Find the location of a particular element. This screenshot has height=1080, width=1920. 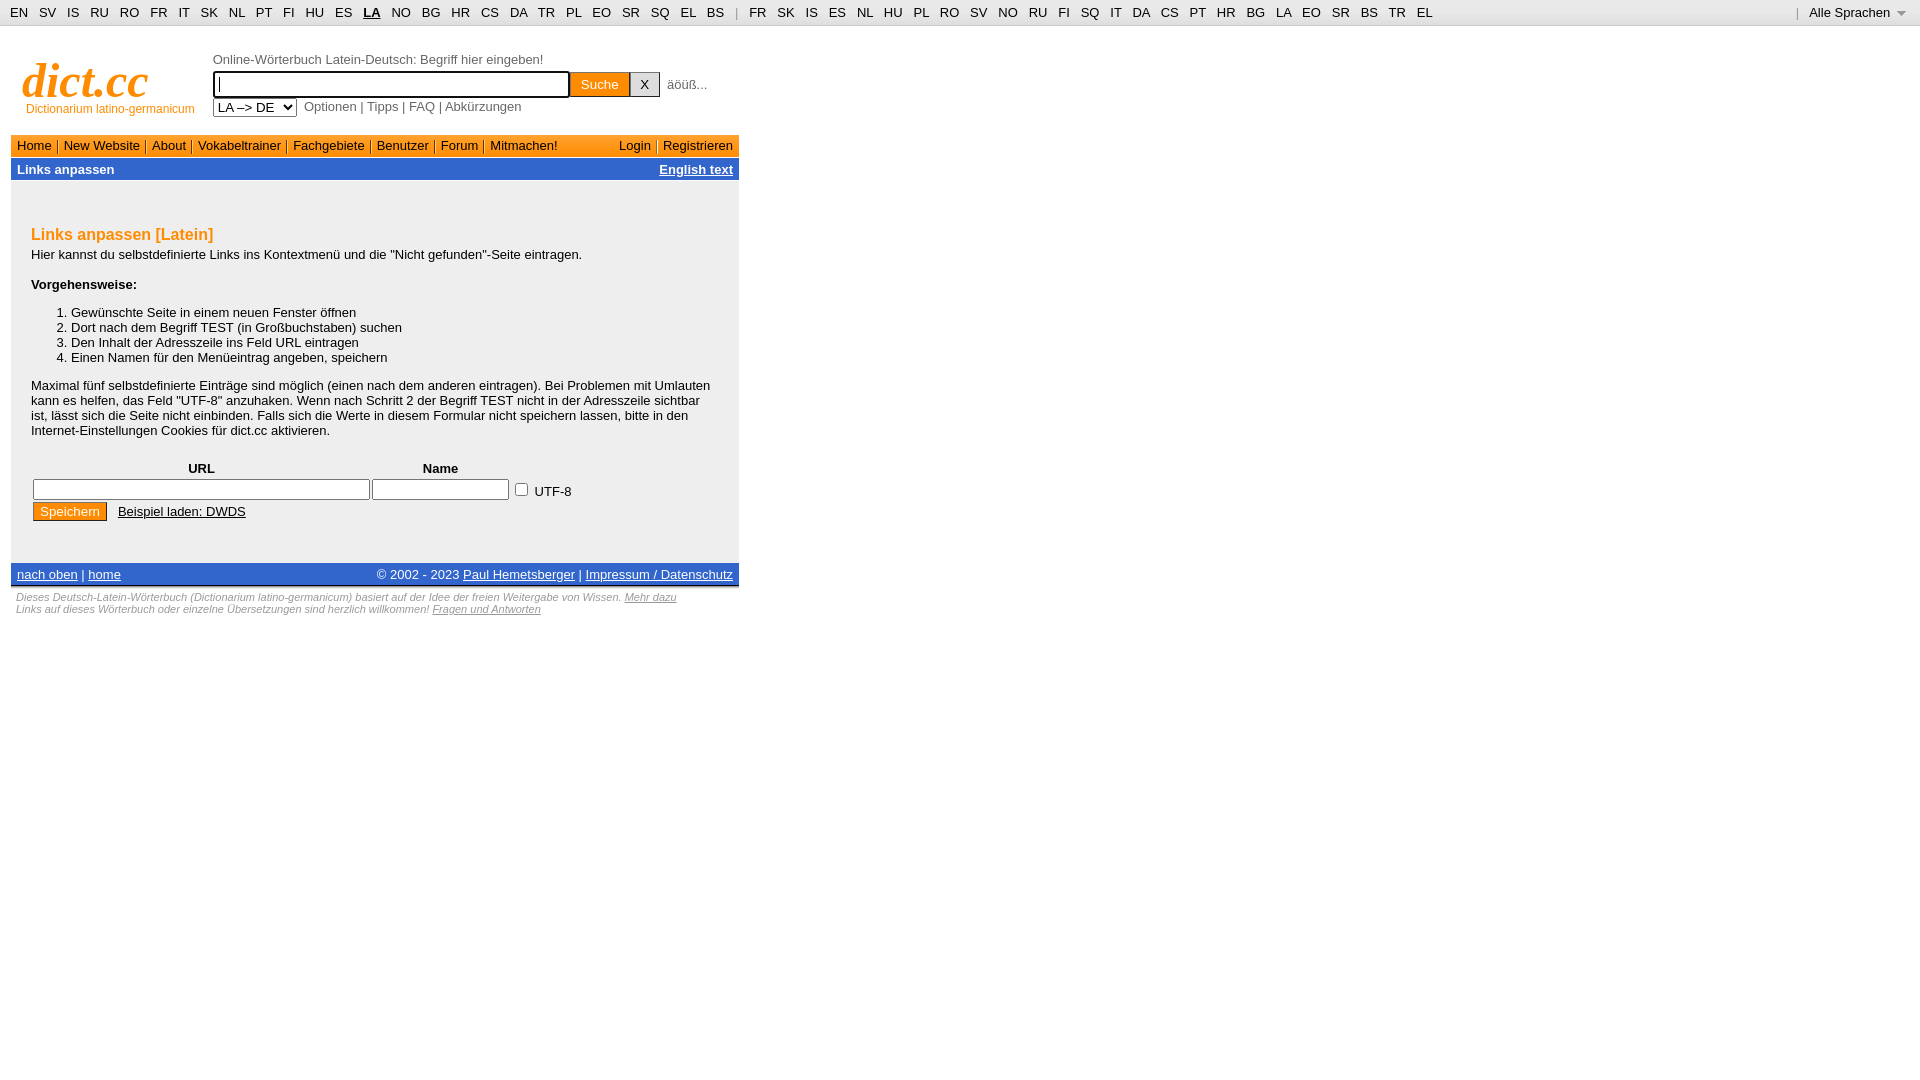

'DA' is located at coordinates (1140, 12).